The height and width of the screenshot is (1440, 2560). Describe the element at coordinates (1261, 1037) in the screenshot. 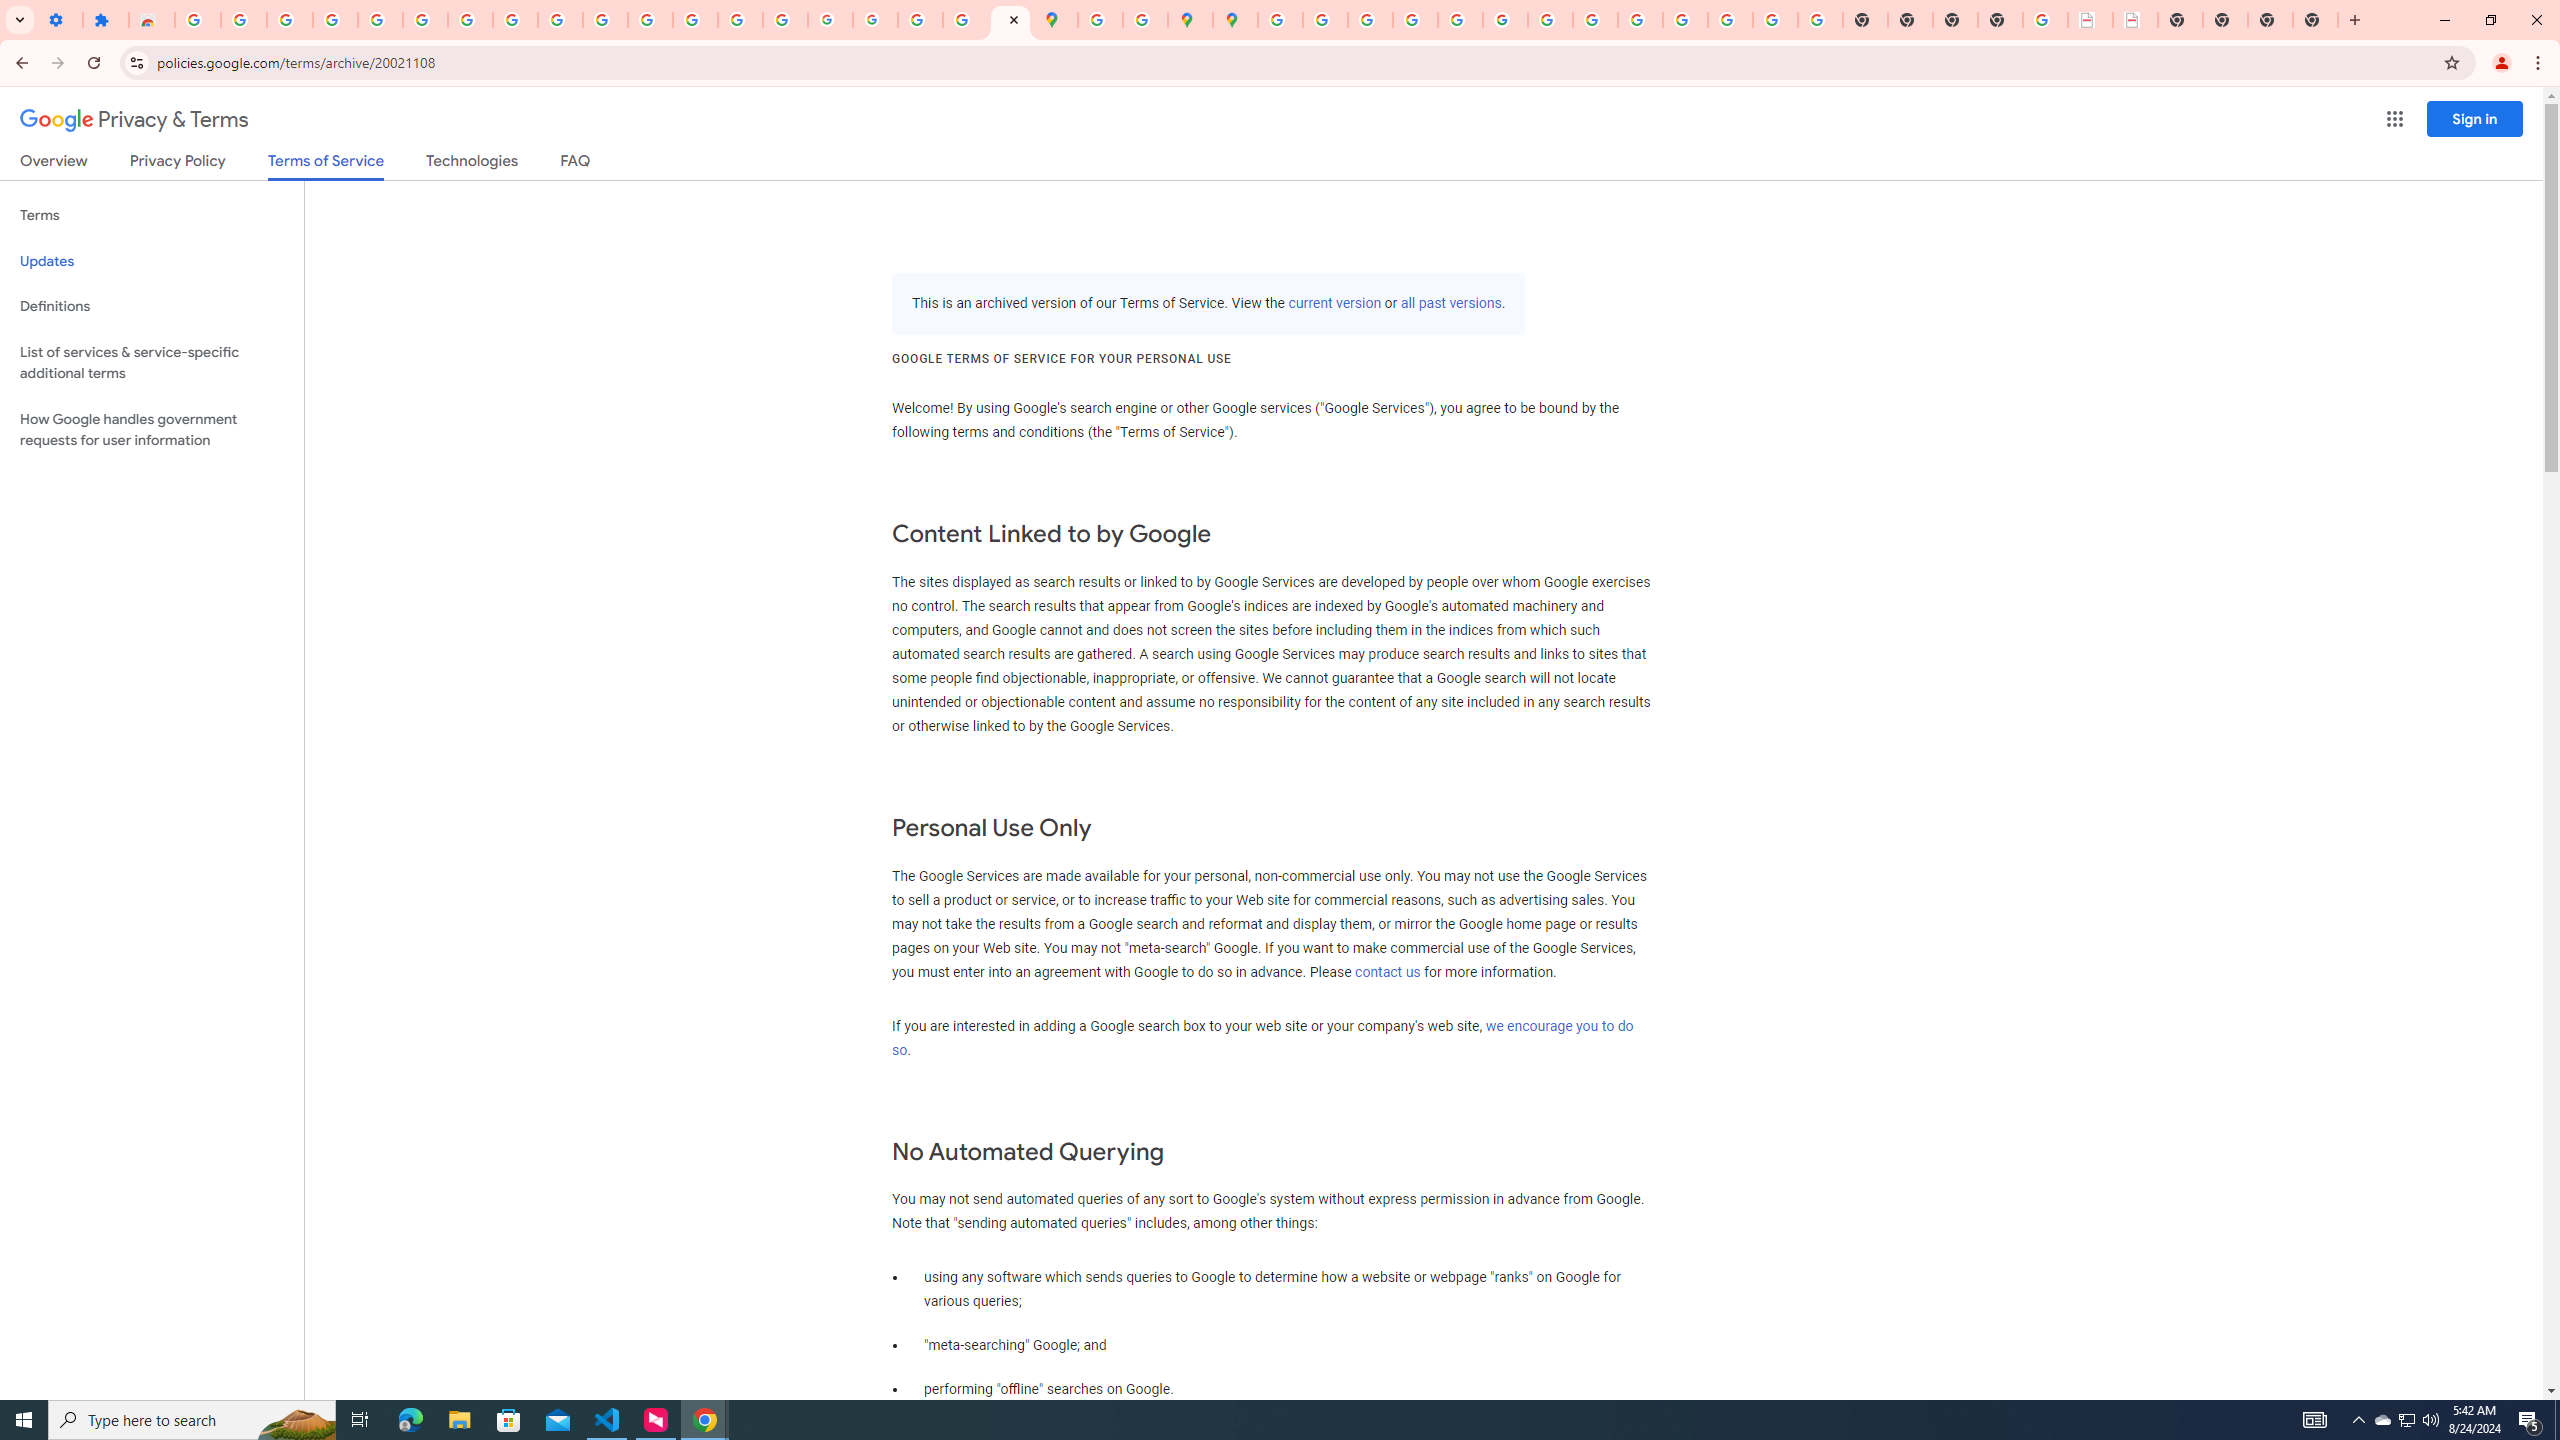

I see `'we encourage you to do so'` at that location.